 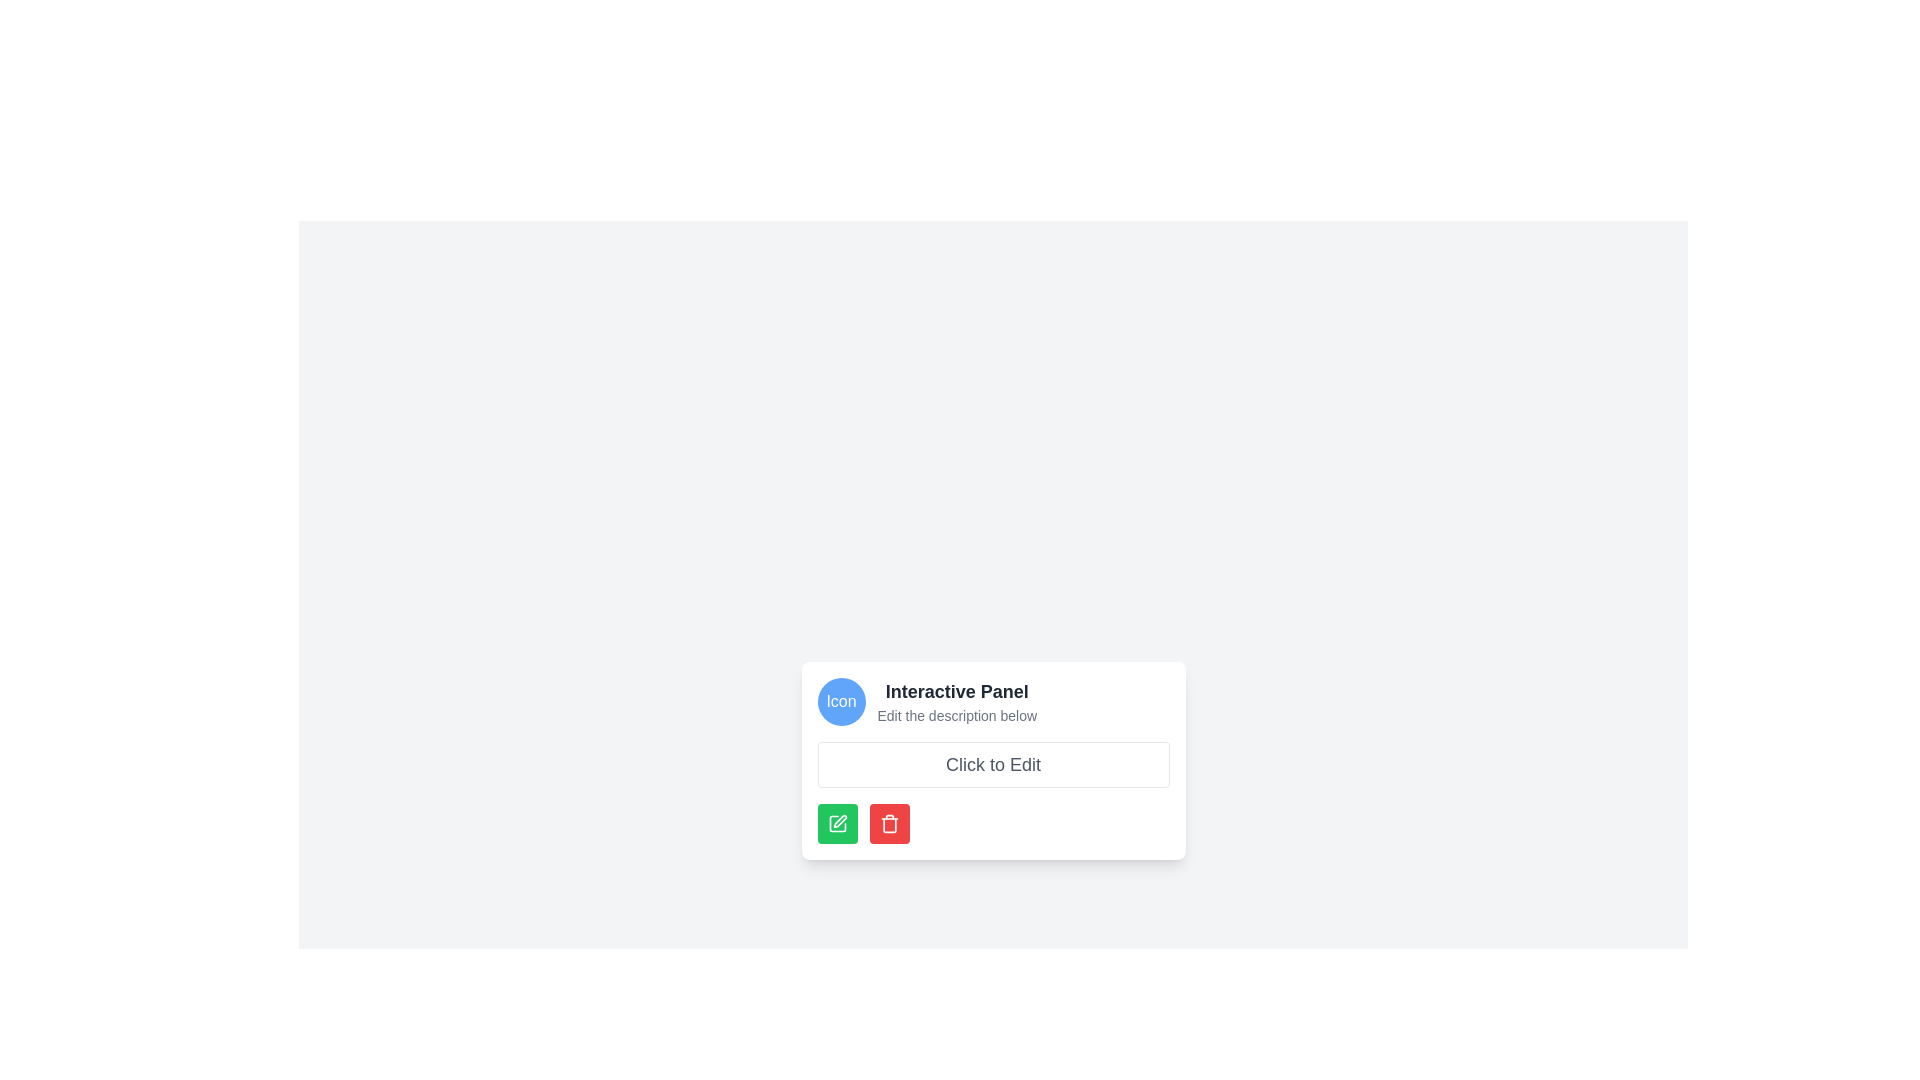 What do you see at coordinates (993, 824) in the screenshot?
I see `the horizontal button group located at the bottom of the white card` at bounding box center [993, 824].